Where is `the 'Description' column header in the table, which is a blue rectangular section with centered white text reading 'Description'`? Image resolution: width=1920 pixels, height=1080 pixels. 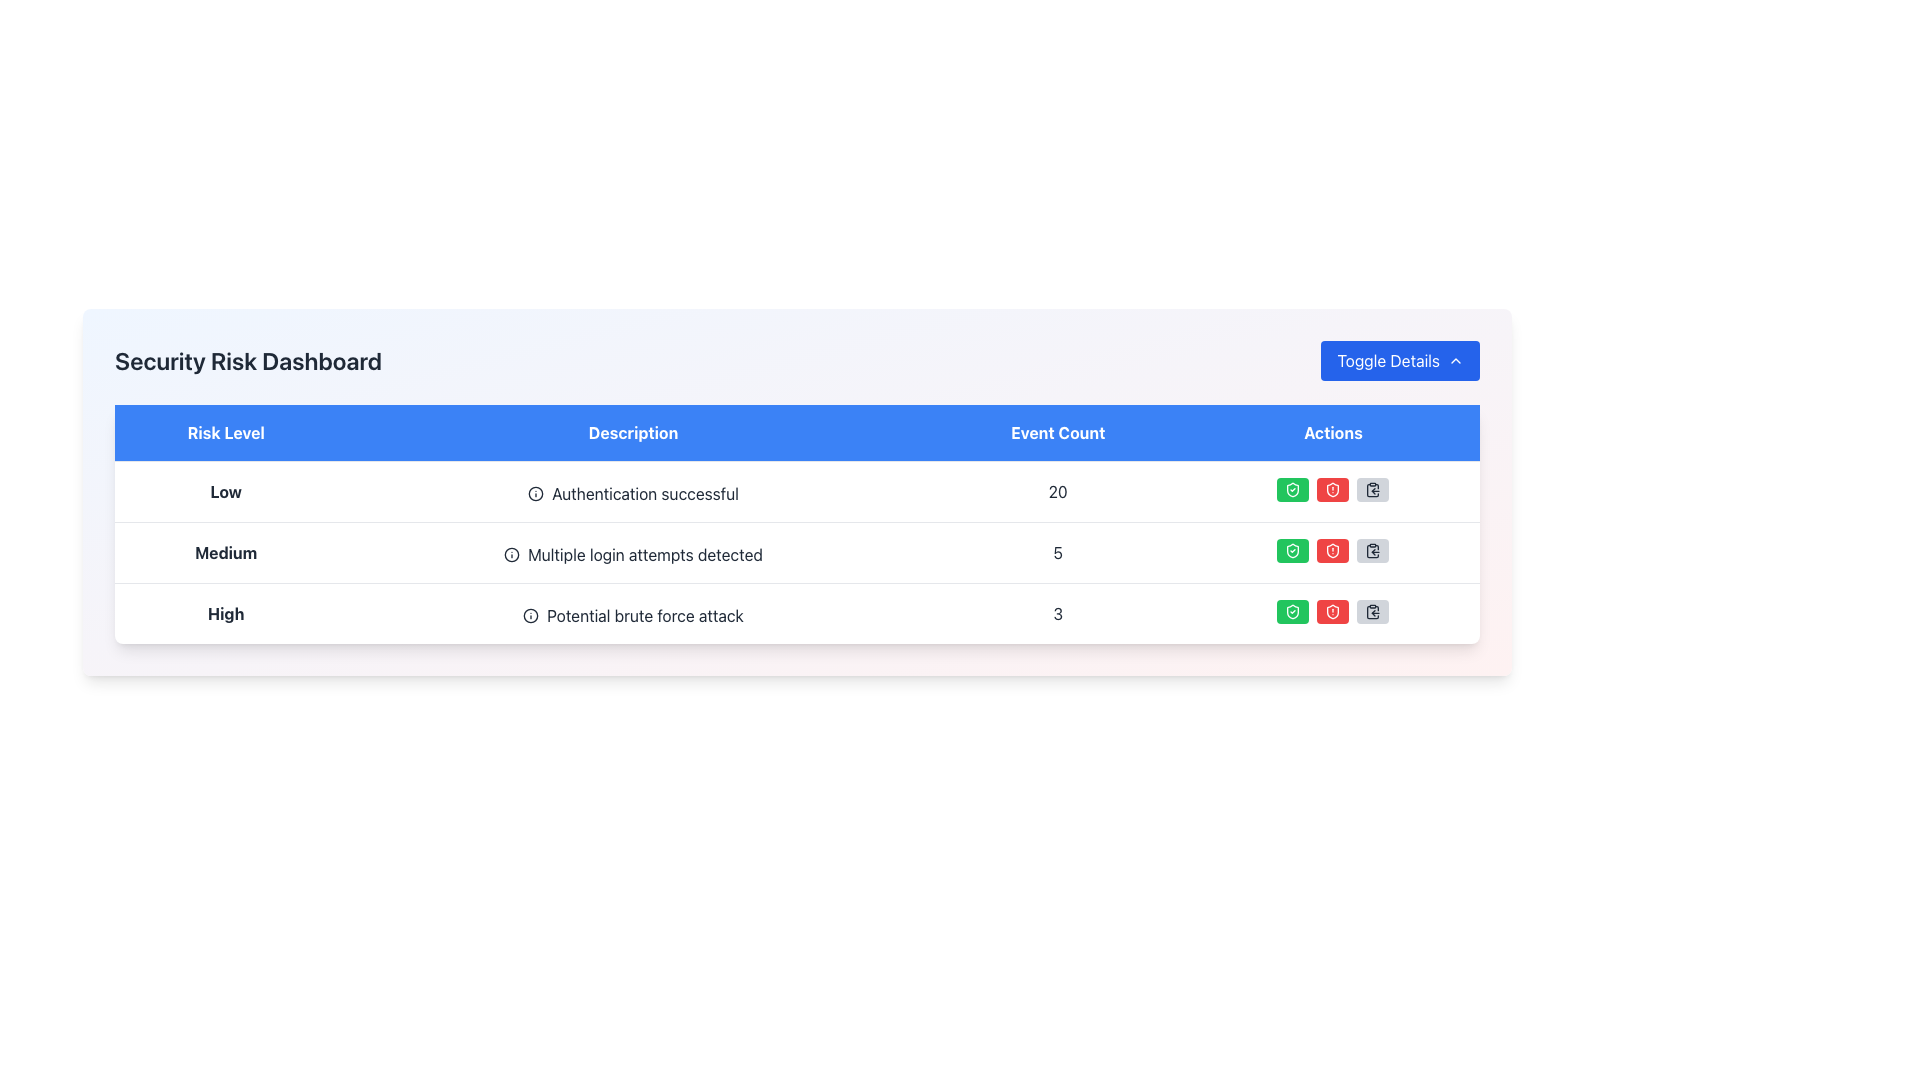 the 'Description' column header in the table, which is a blue rectangular section with centered white text reading 'Description' is located at coordinates (632, 432).